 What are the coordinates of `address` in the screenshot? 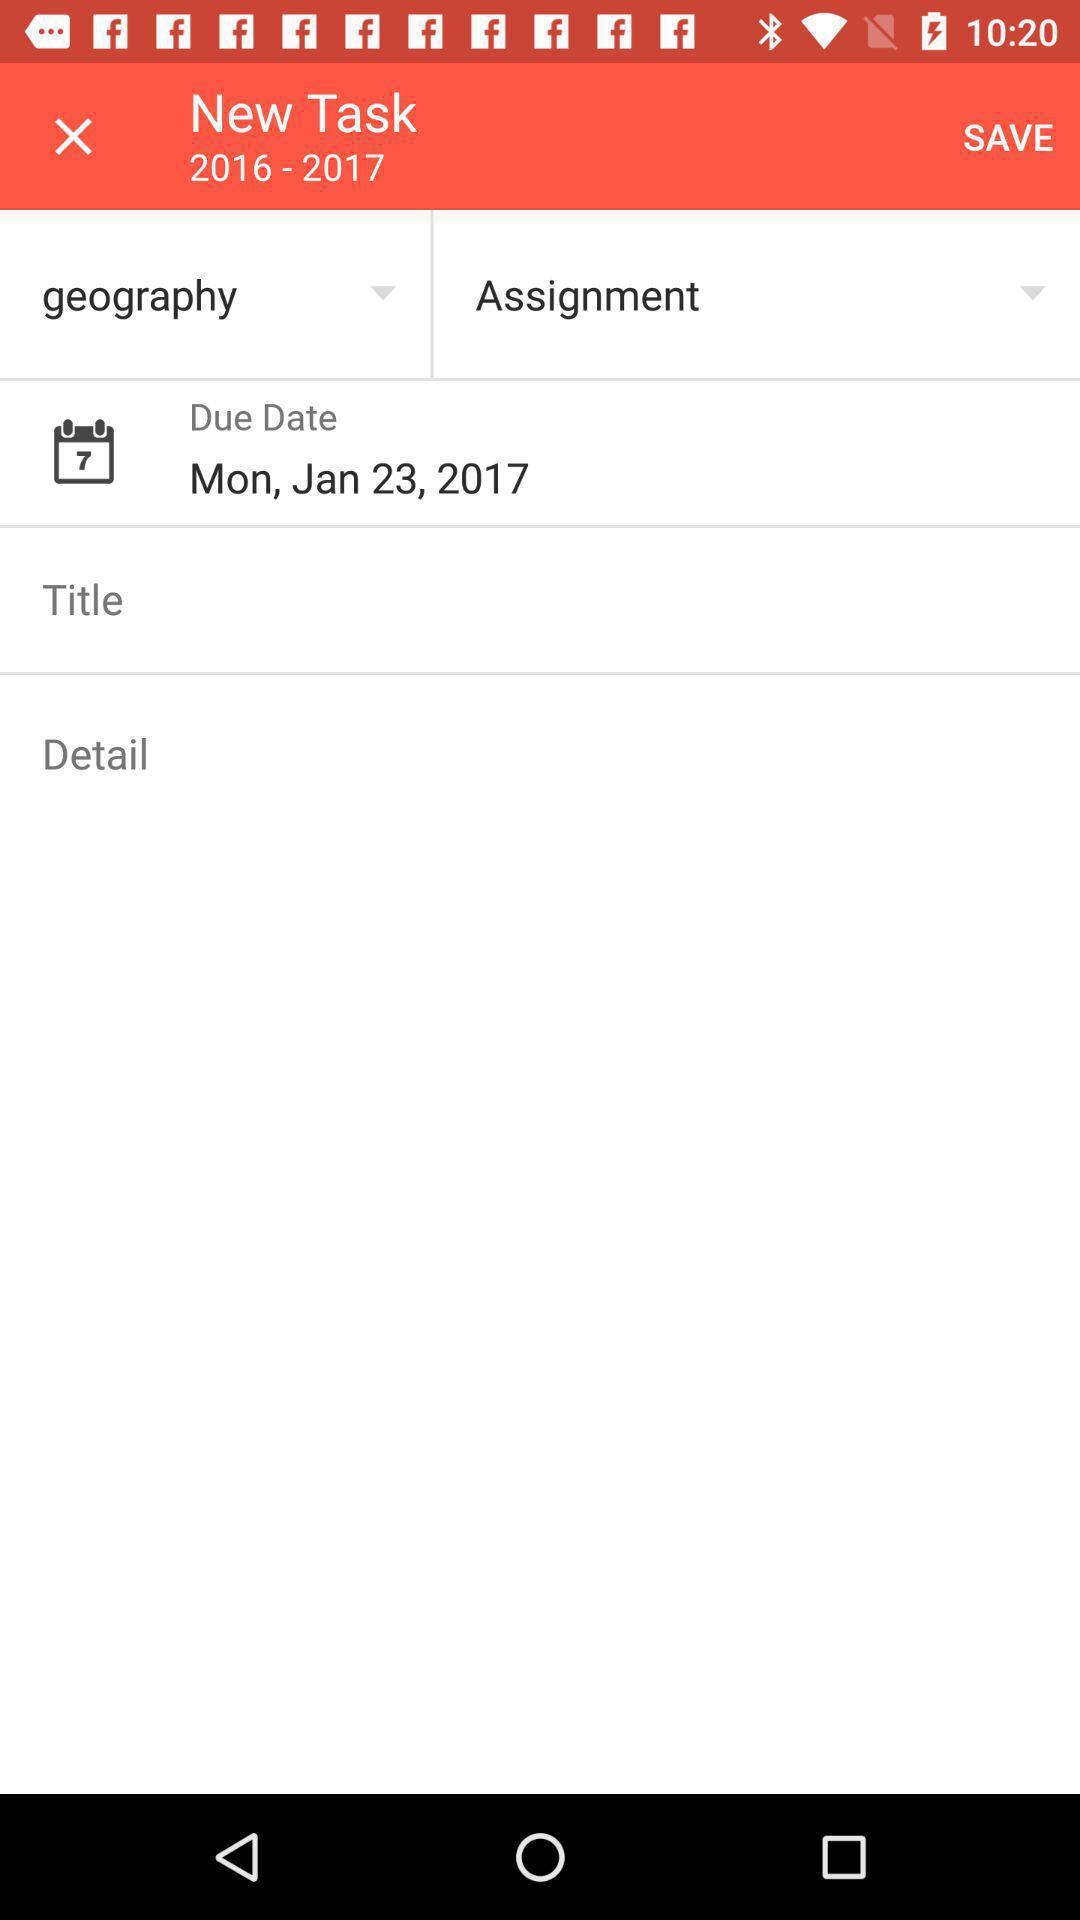 It's located at (540, 752).